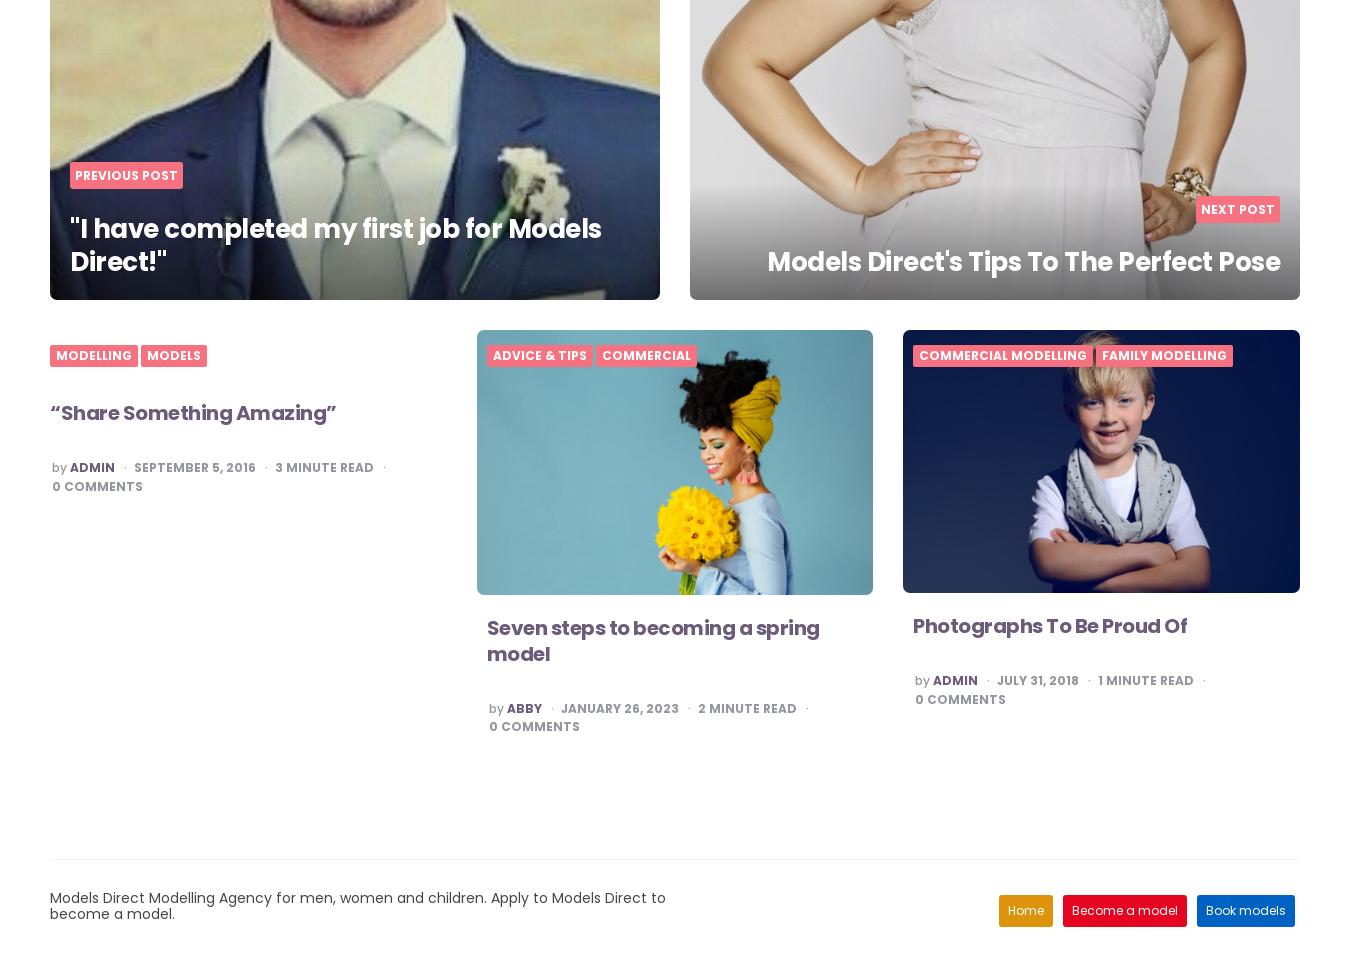  I want to click on 'Advice & Tips', so click(538, 355).